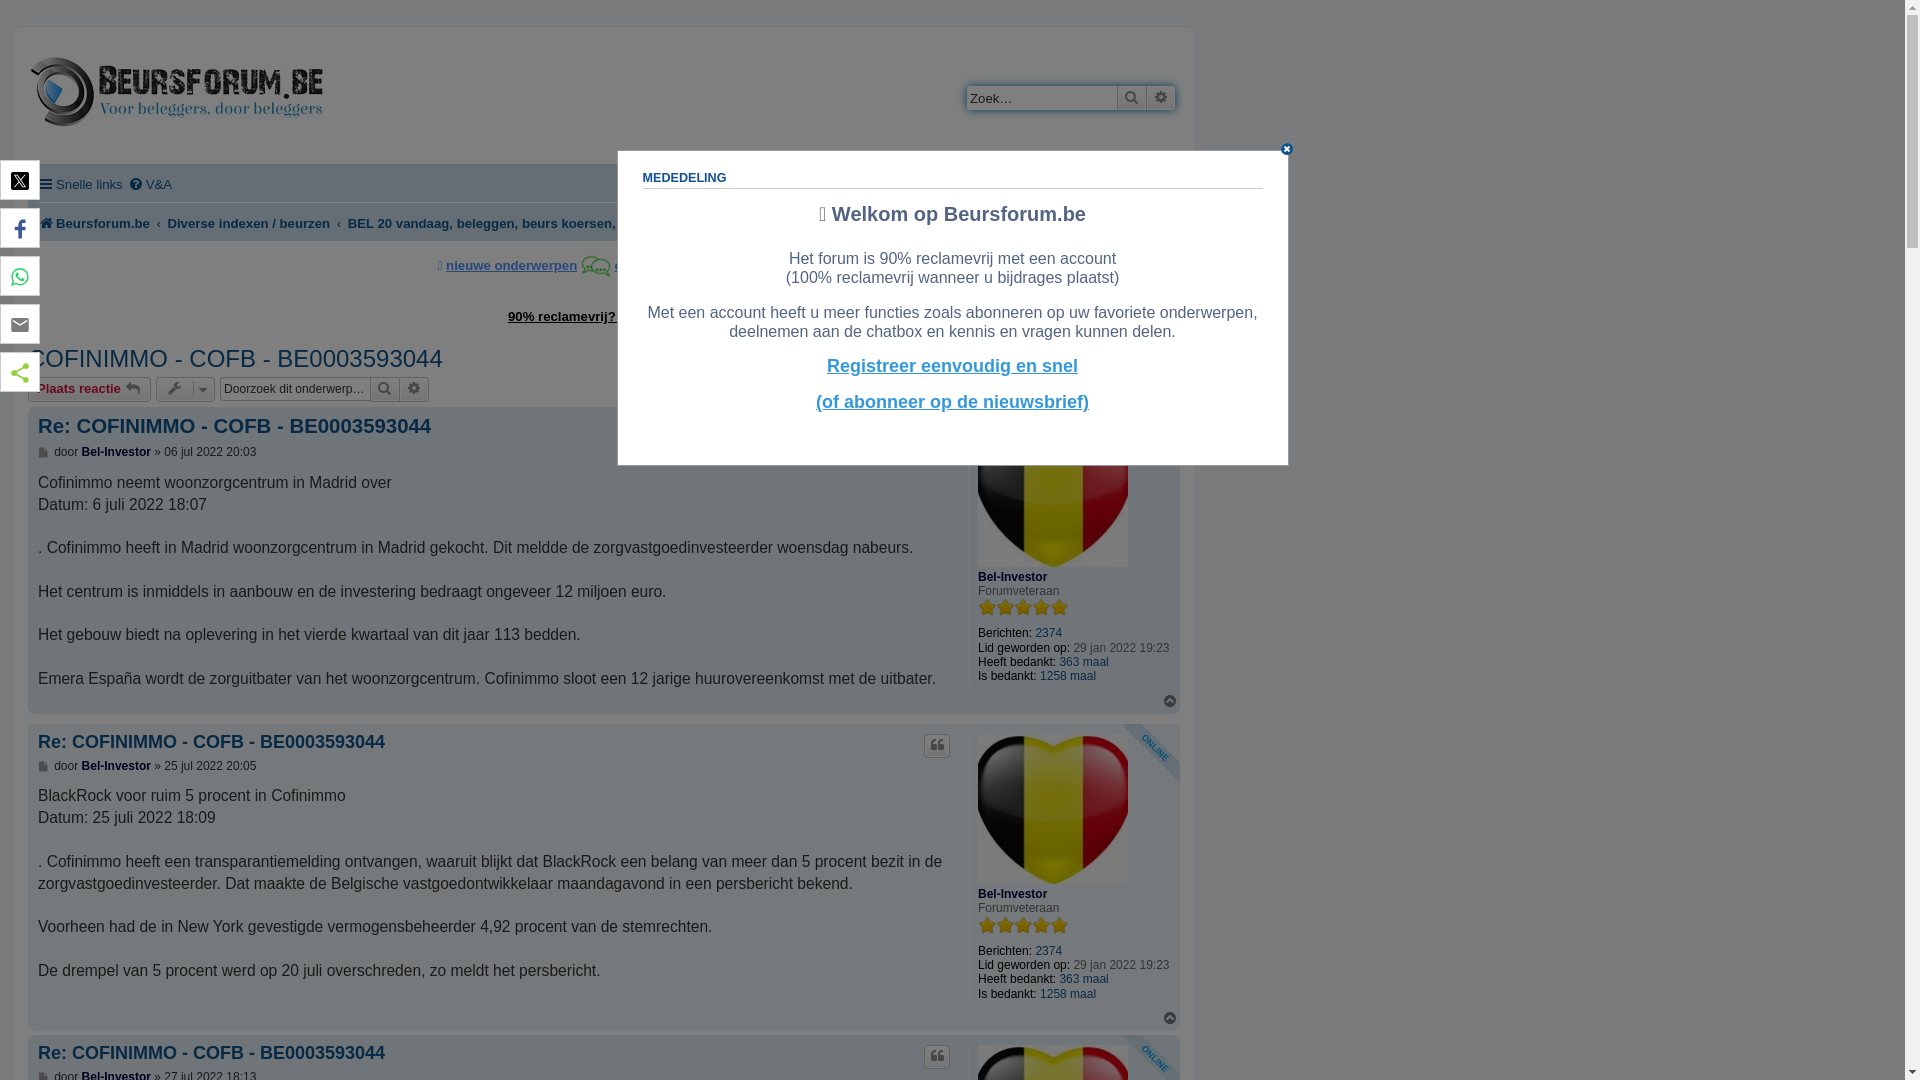 Image resolution: width=1920 pixels, height=1080 pixels. What do you see at coordinates (148, 184) in the screenshot?
I see `'V&A'` at bounding box center [148, 184].